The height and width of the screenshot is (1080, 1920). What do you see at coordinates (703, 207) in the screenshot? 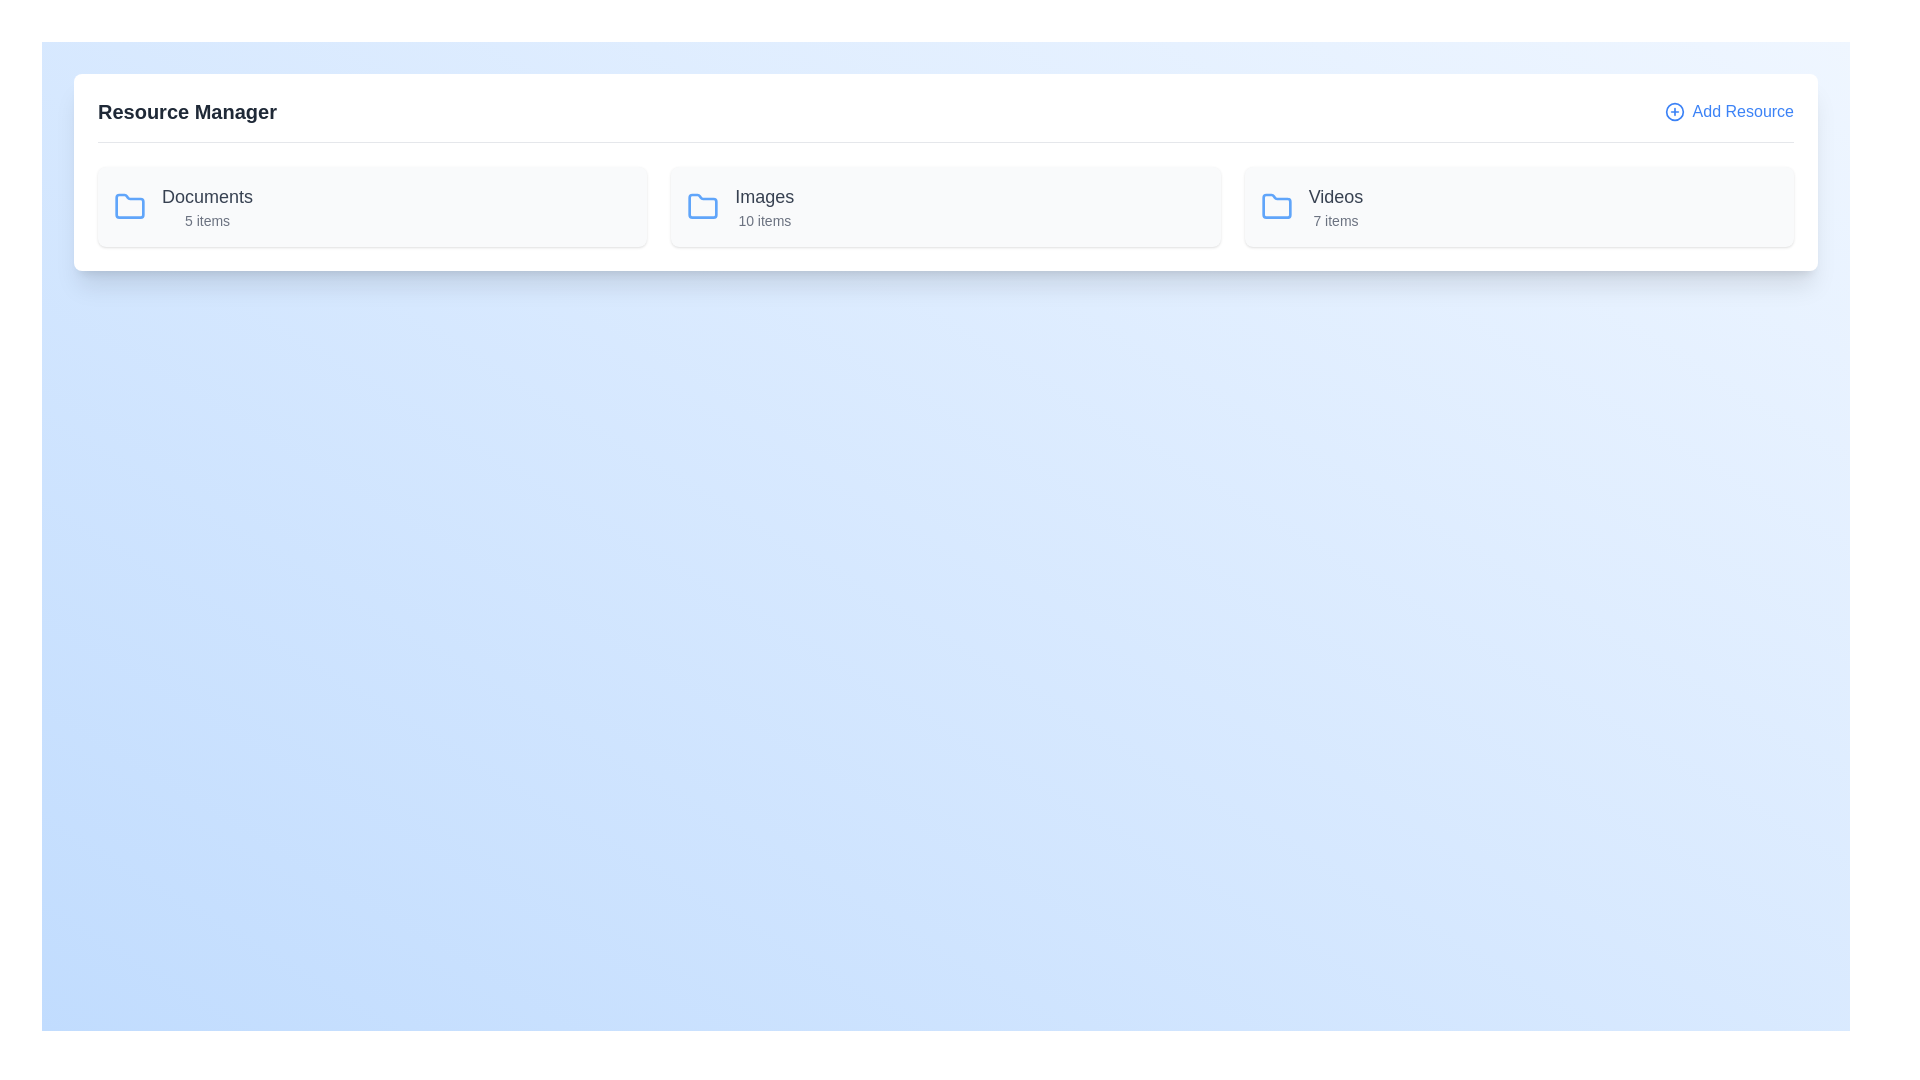
I see `the folder icon representing the 'Images' folder, which is the leftmost component in the group of three folder listings (Documents, Images, Videos) located at the top-center area of the interface` at bounding box center [703, 207].